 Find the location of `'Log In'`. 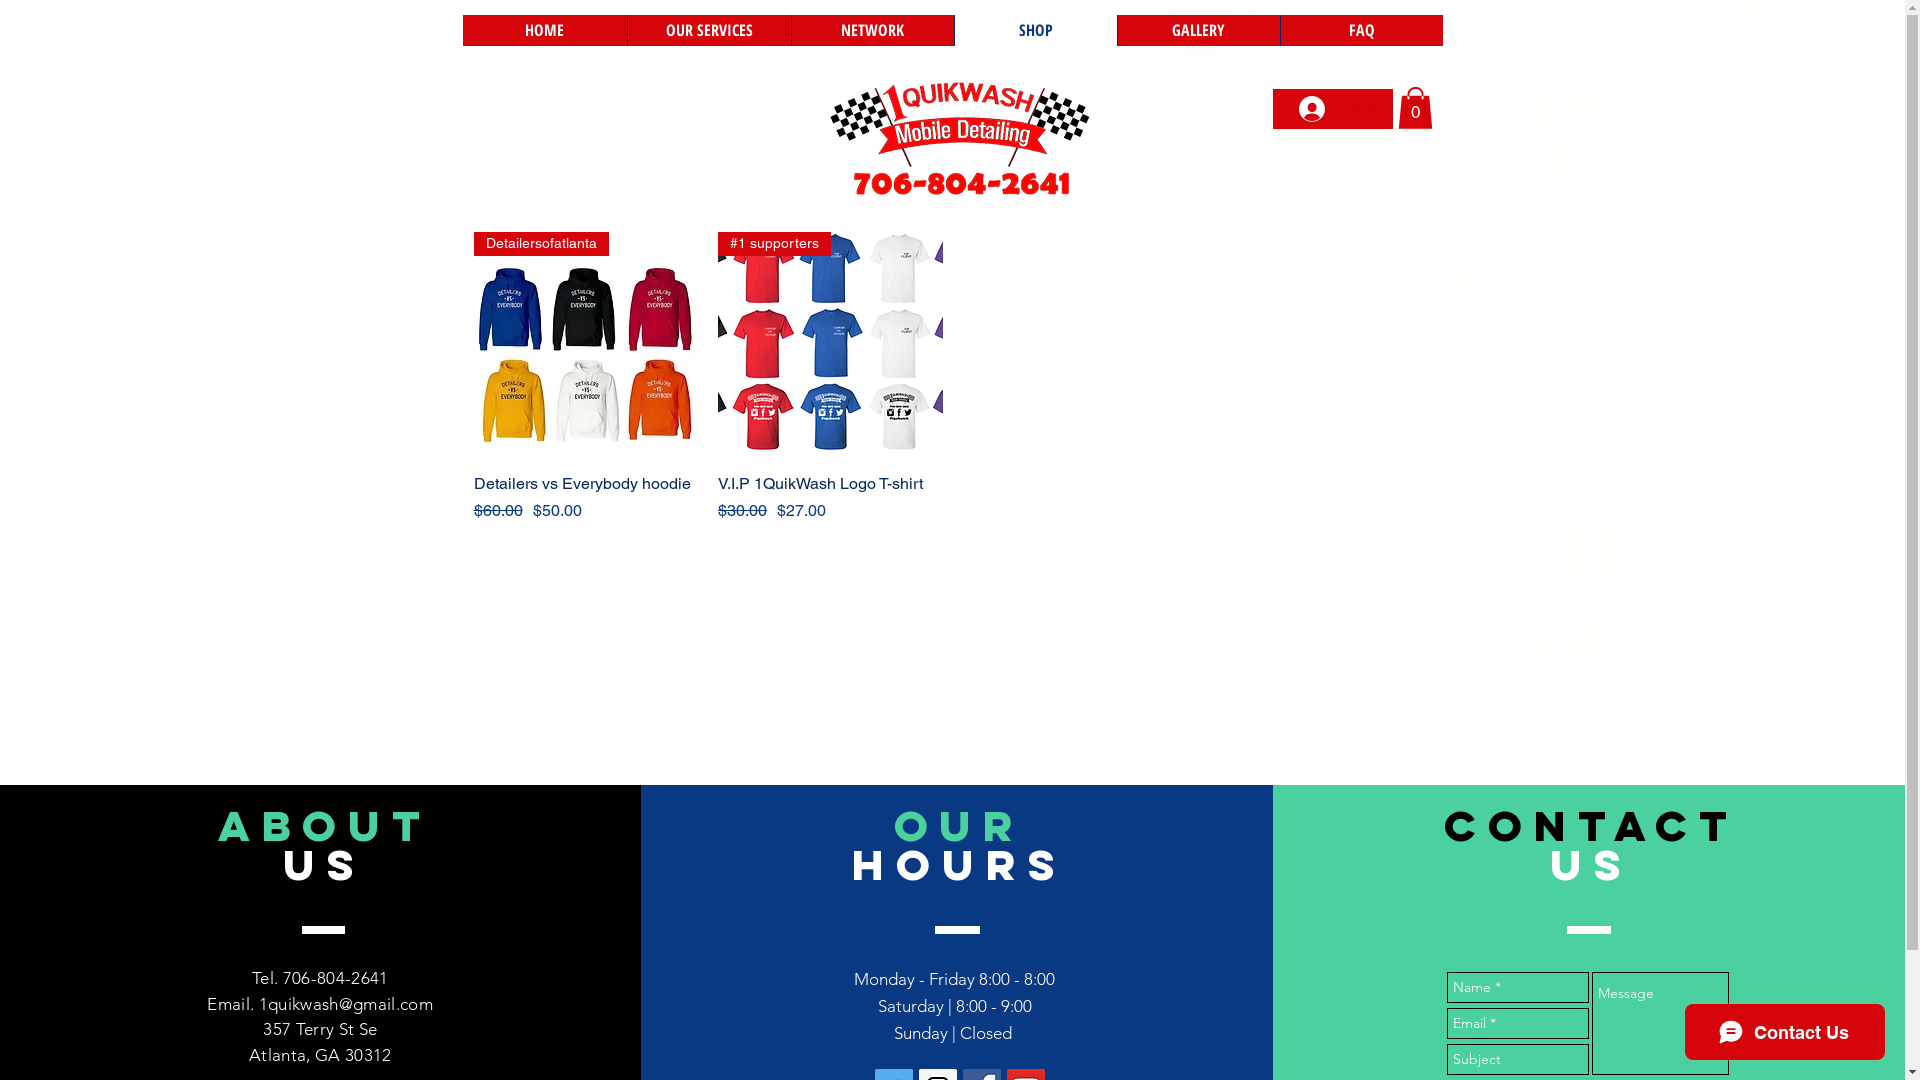

'Log In' is located at coordinates (1338, 108).